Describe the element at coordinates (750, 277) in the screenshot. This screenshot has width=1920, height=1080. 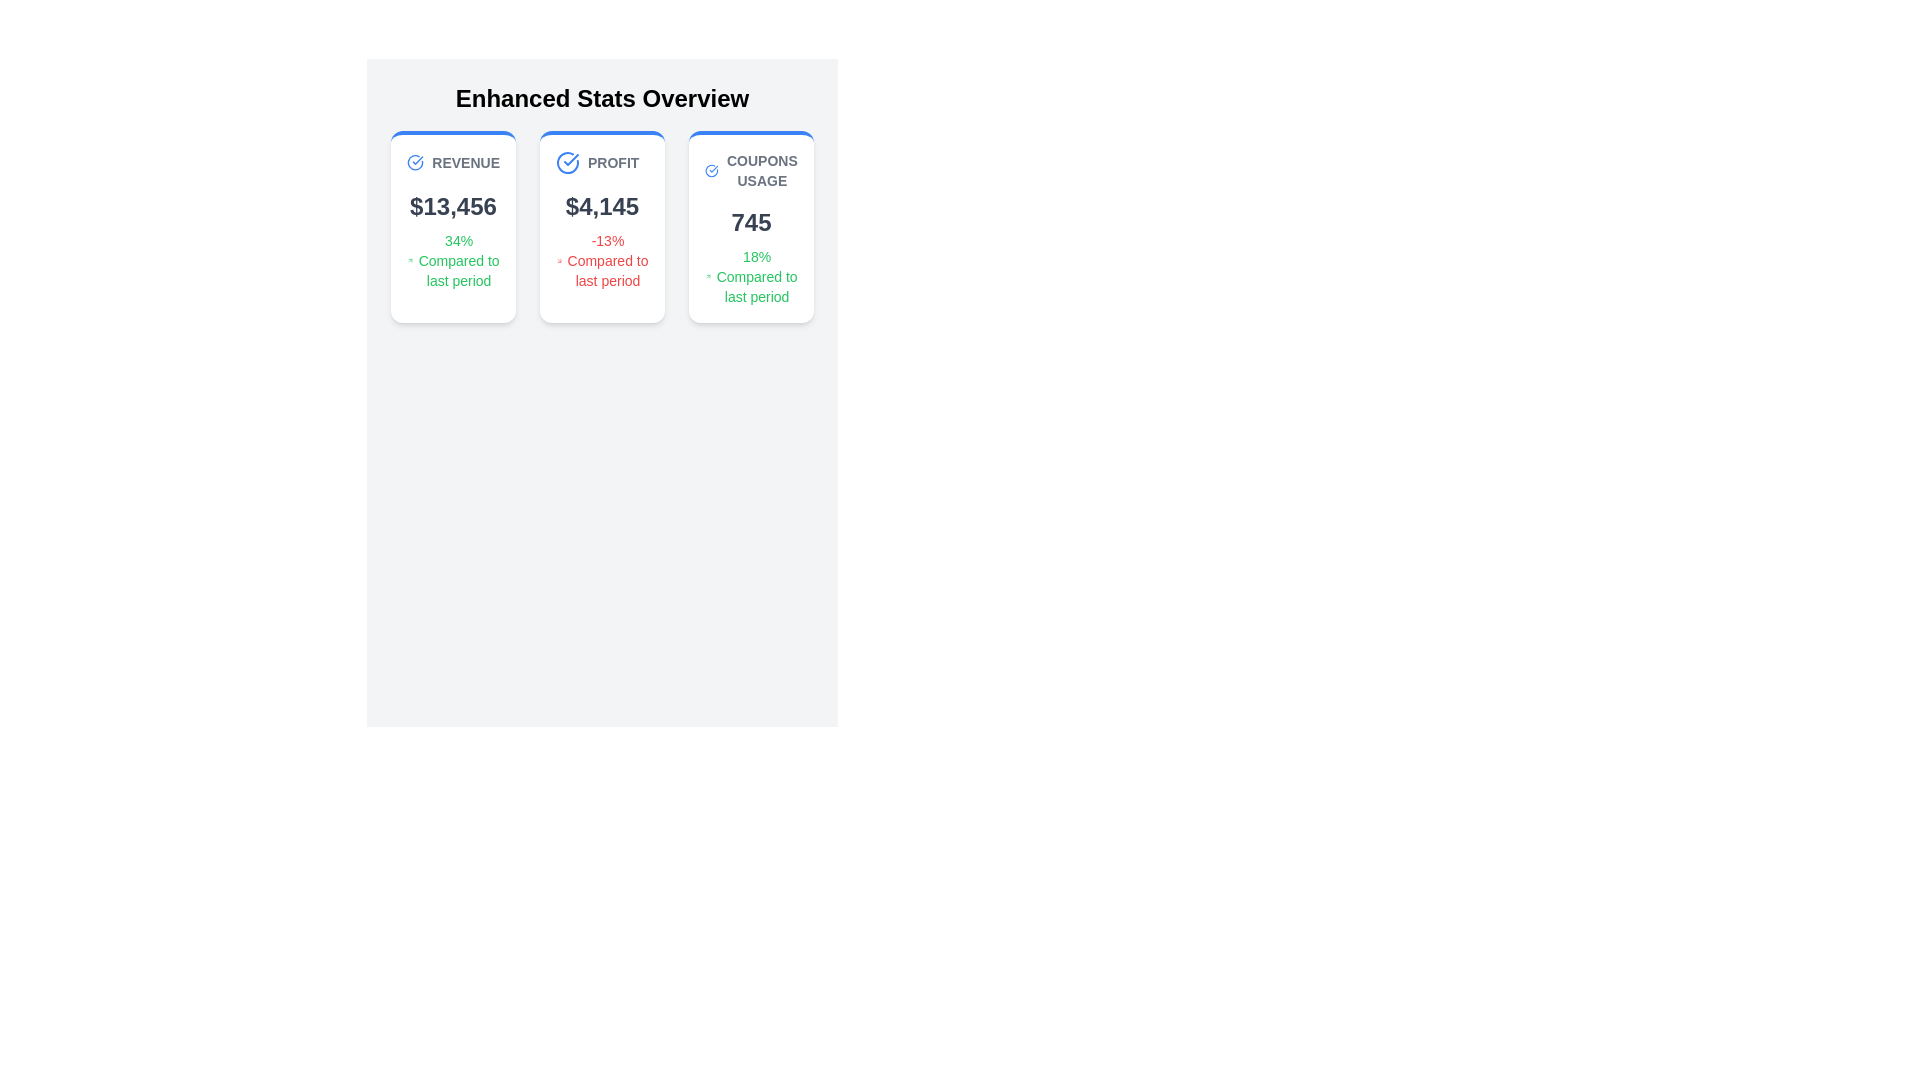
I see `the text displaying '18%' followed by 'Compared to last period' with an upward arrow icon in the third card titled 'COUPONS USAGE' in the 'Enhanced Stats Overview' section` at that location.